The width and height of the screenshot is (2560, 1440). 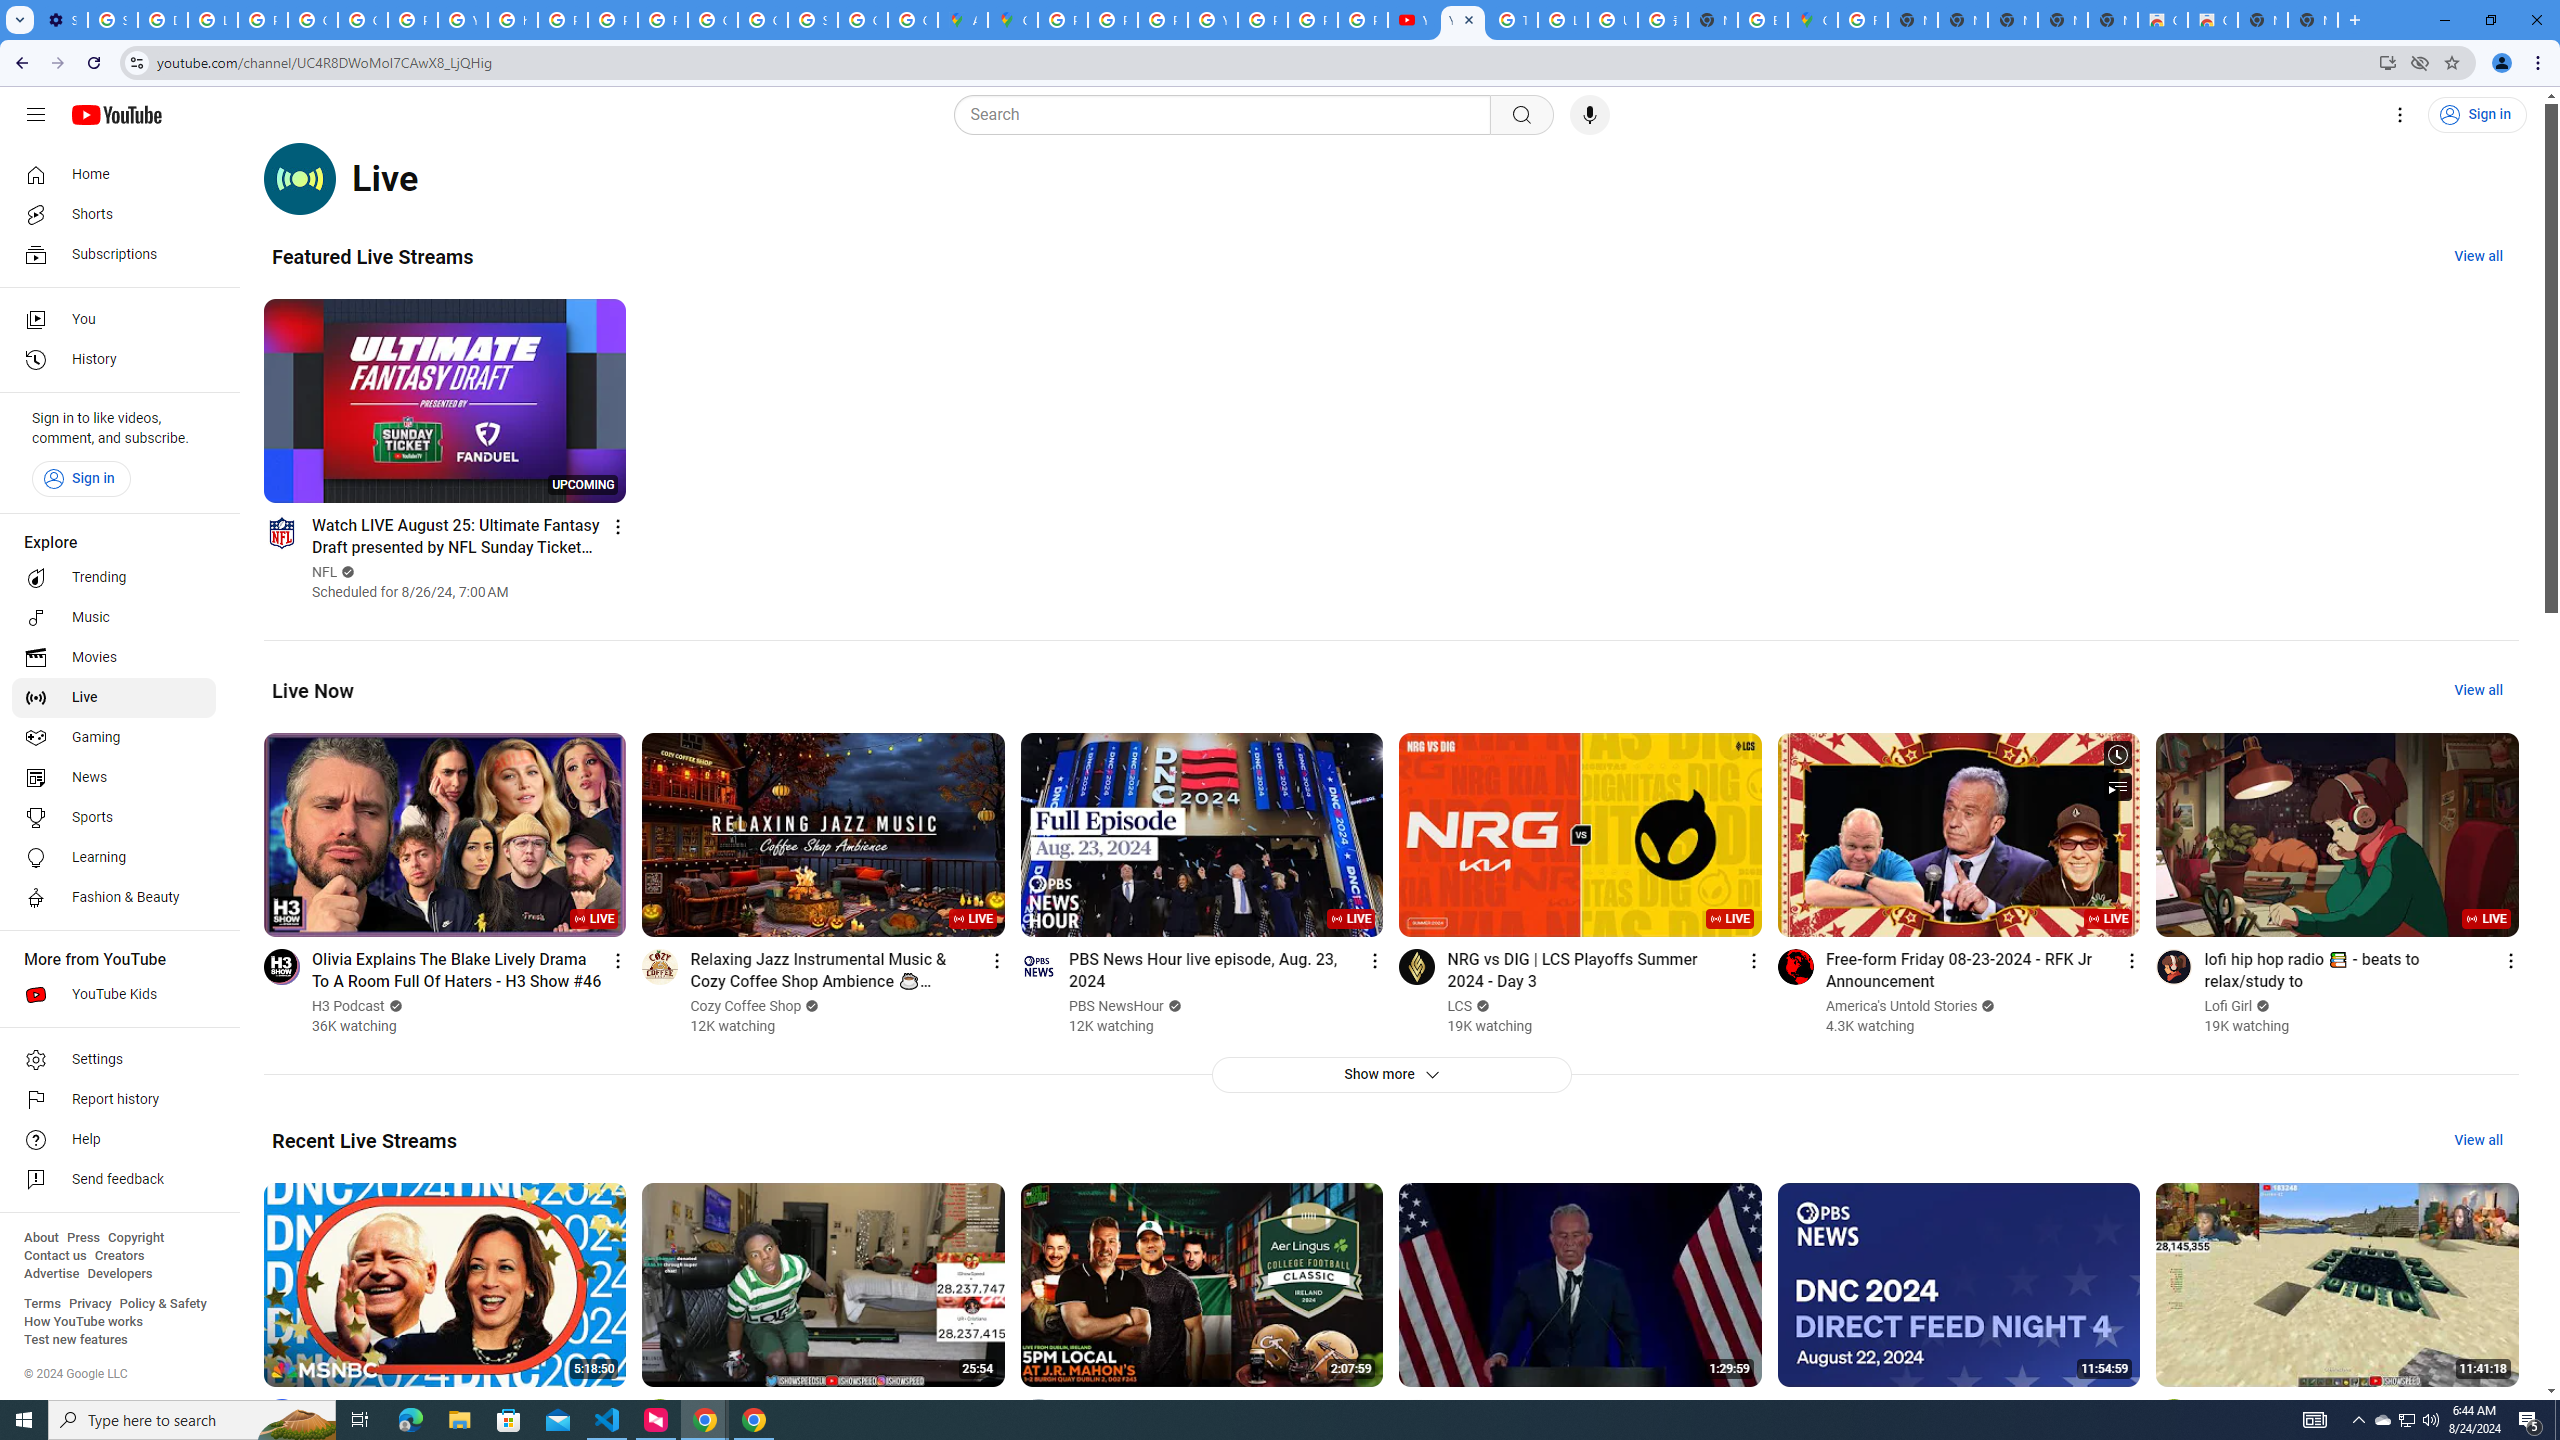 I want to click on 'America', so click(x=1901, y=1006).